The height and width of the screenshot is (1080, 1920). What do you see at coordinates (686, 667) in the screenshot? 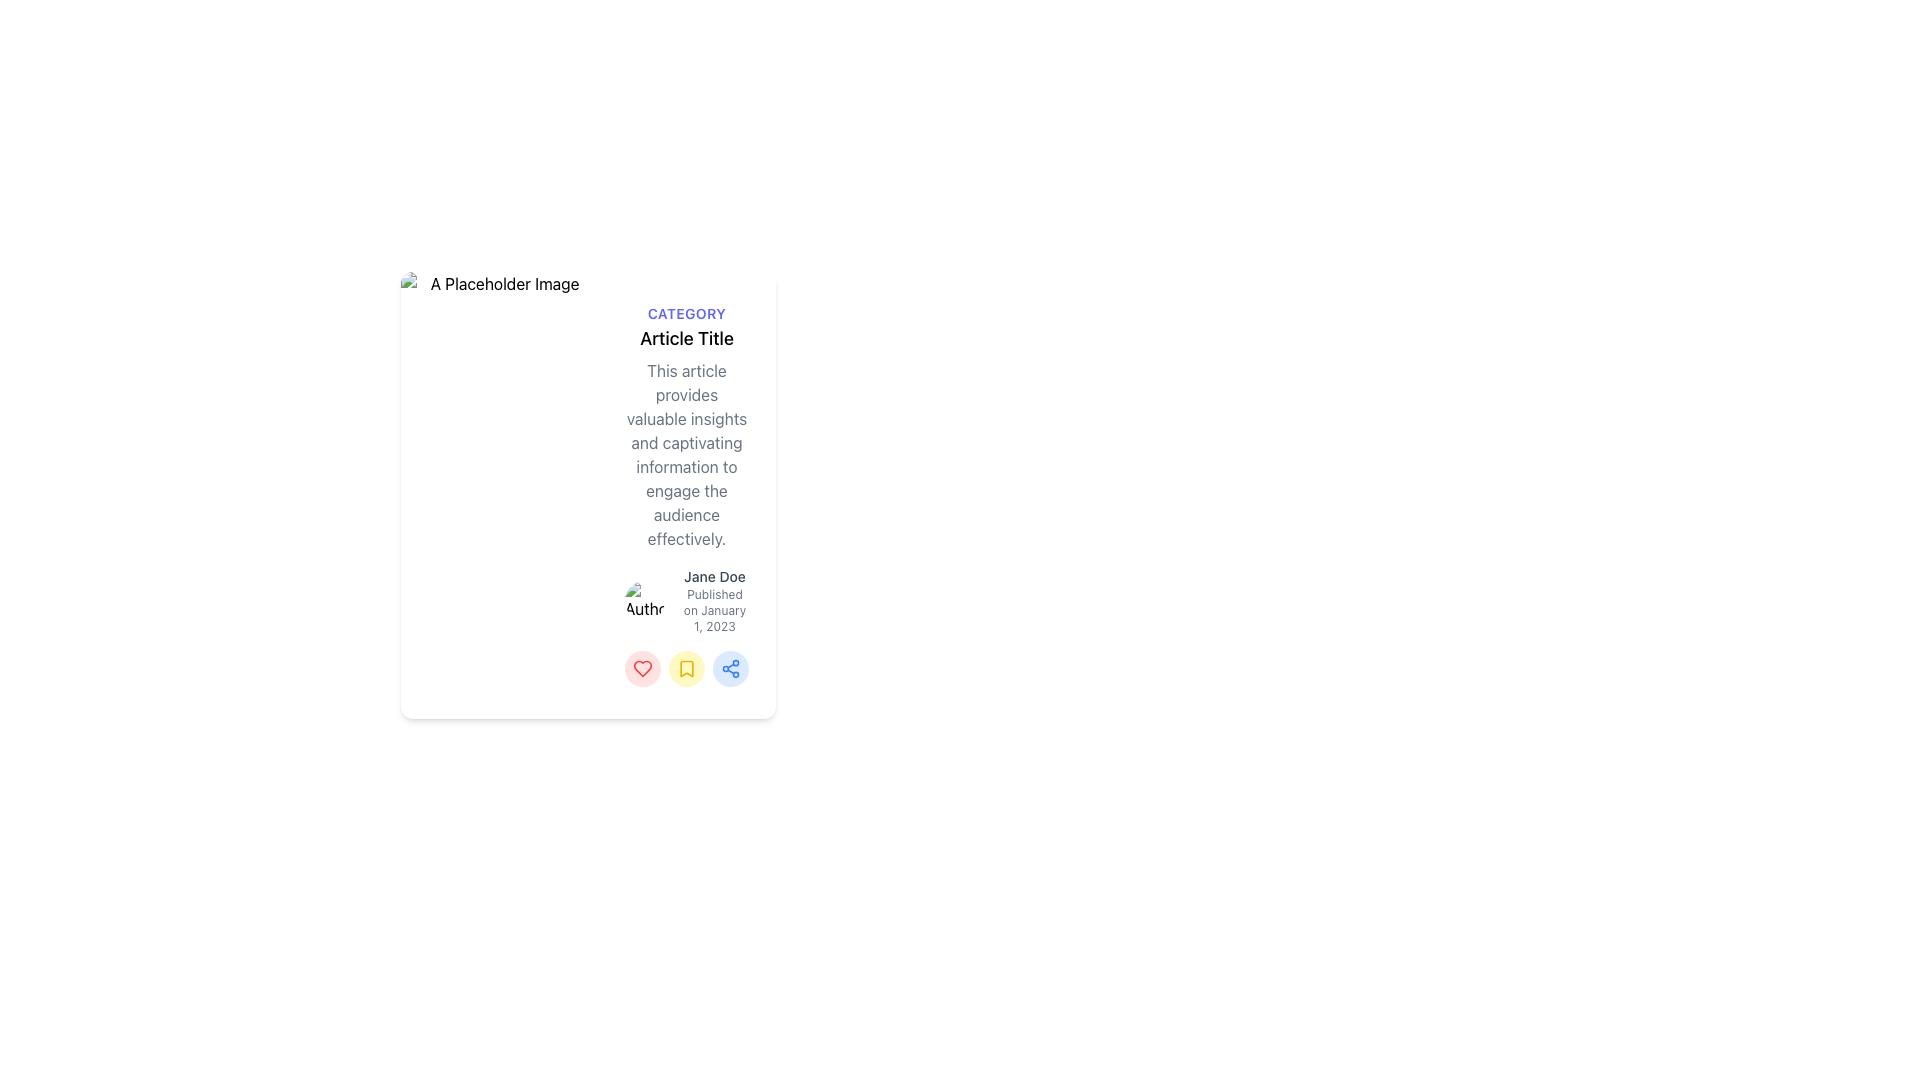
I see `the vibrant yellow bookmark icon button located in the bottom row of icons on the card, positioned between the heart-shaped icon and the circular share icon` at bounding box center [686, 667].